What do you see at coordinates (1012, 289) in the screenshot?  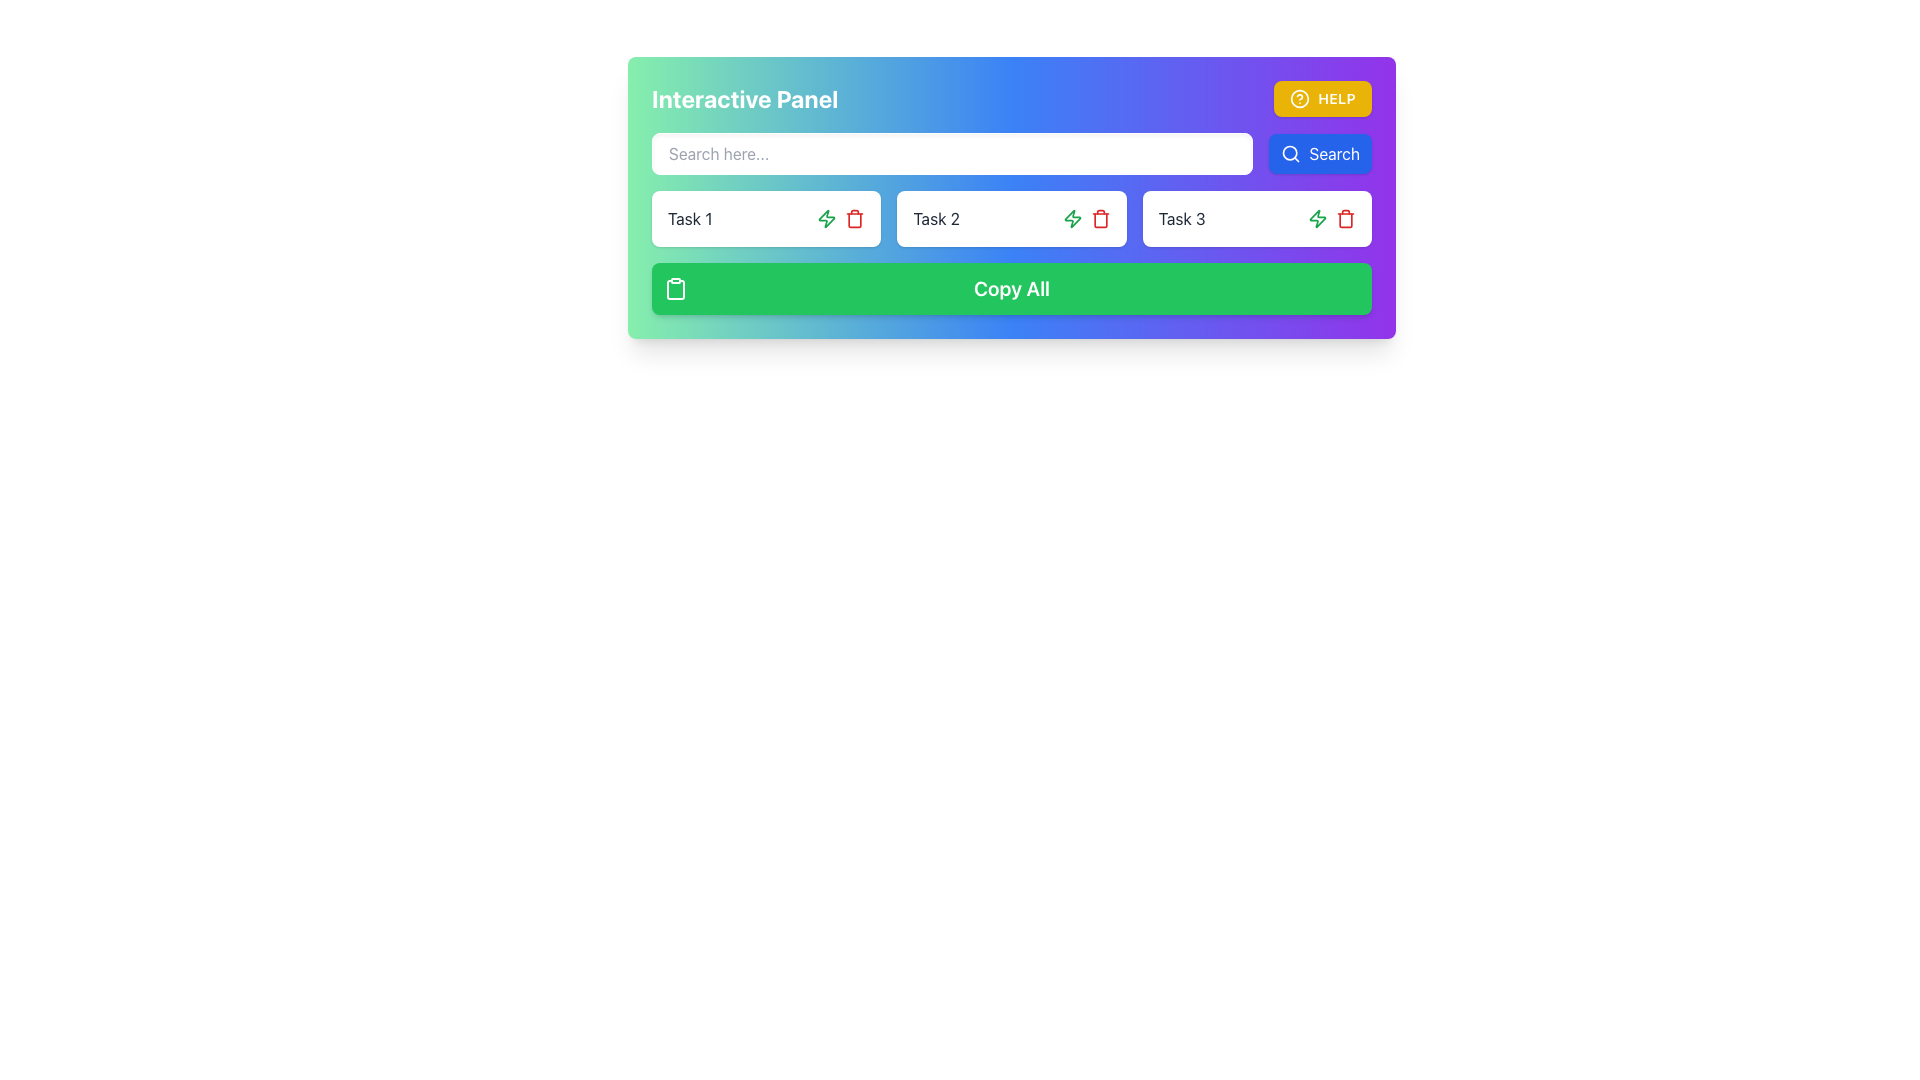 I see `the wide green 'Copy All' button with rounded corners and a clipboard icon` at bounding box center [1012, 289].